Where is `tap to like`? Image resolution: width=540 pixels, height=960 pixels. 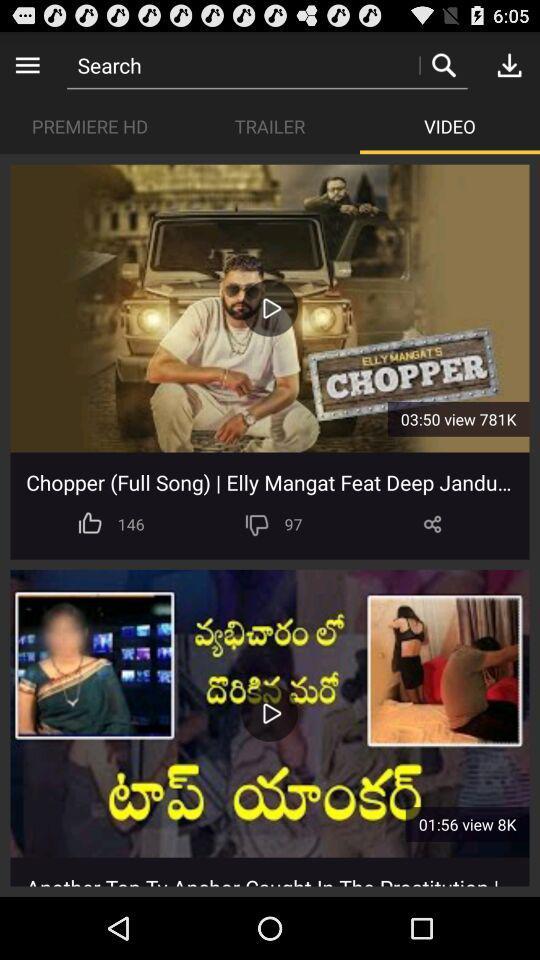 tap to like is located at coordinates (89, 523).